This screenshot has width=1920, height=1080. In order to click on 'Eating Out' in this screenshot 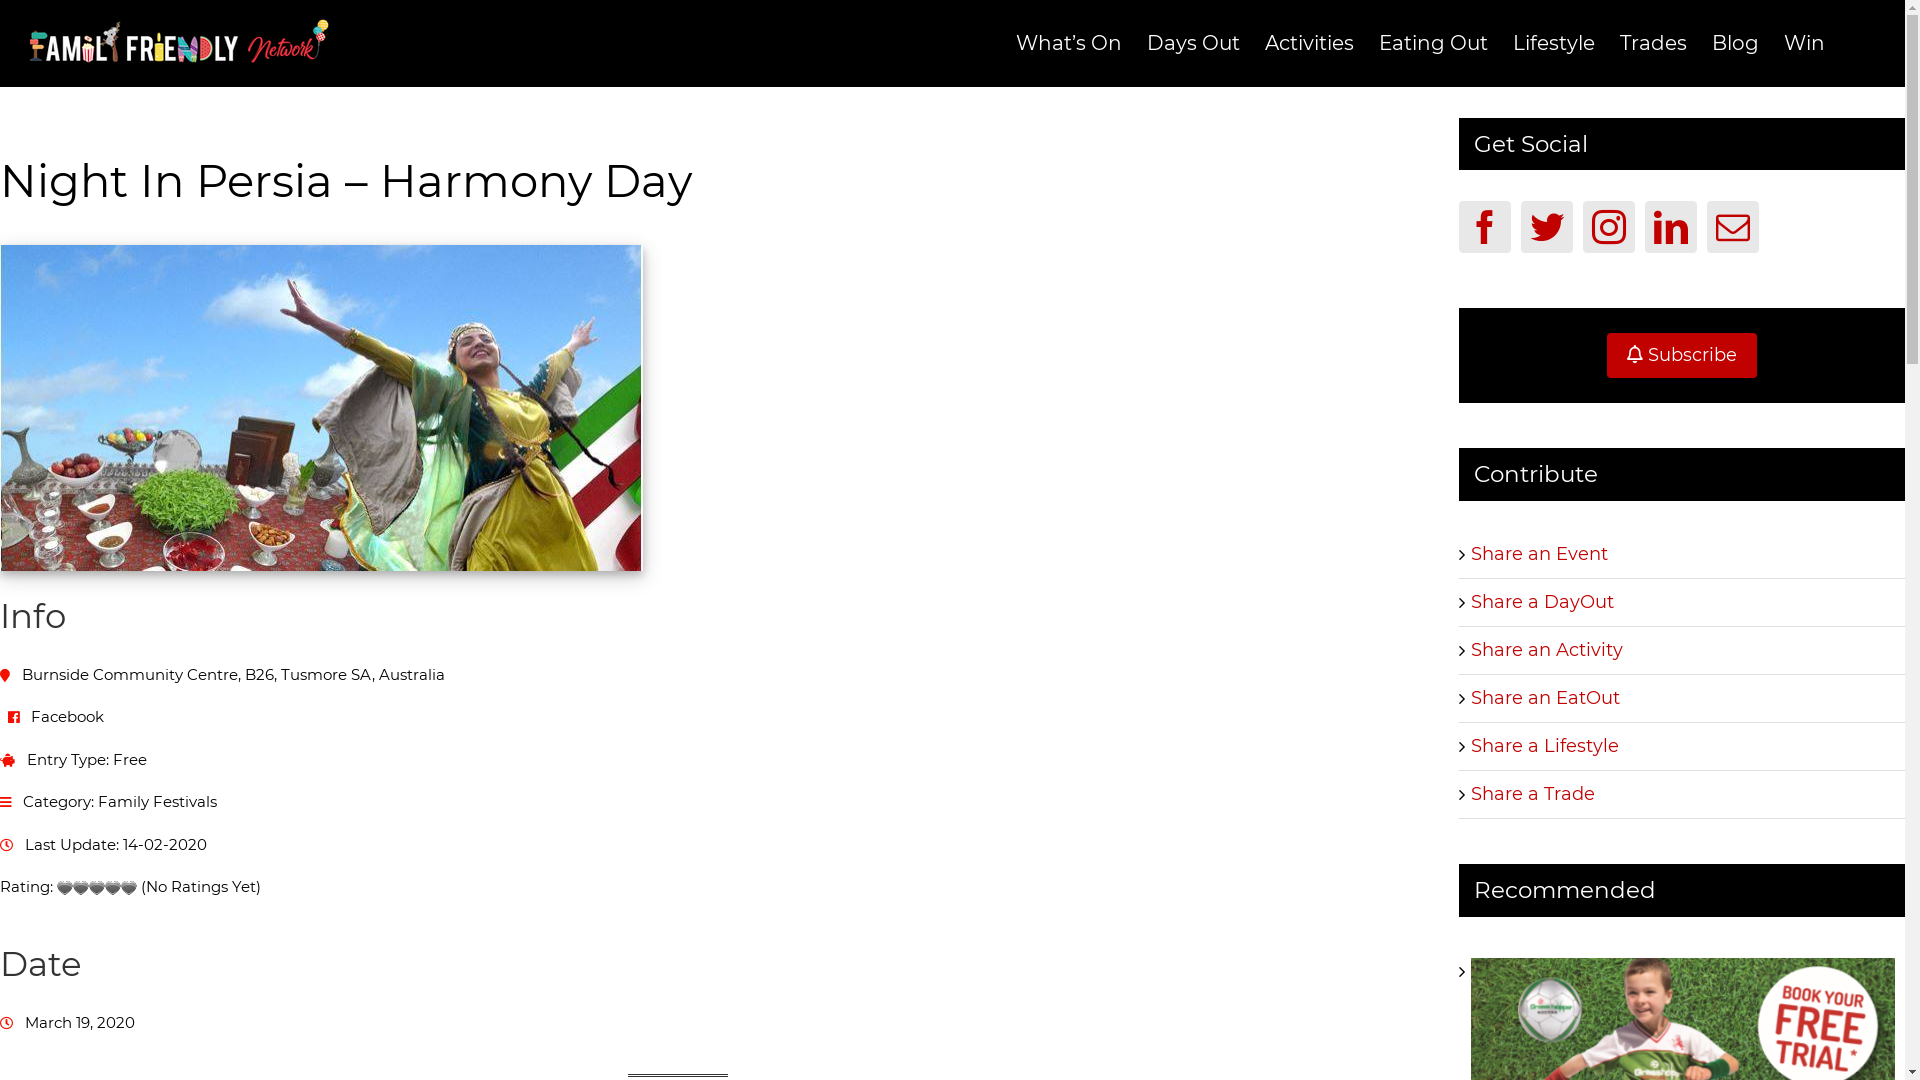, I will do `click(1377, 43)`.